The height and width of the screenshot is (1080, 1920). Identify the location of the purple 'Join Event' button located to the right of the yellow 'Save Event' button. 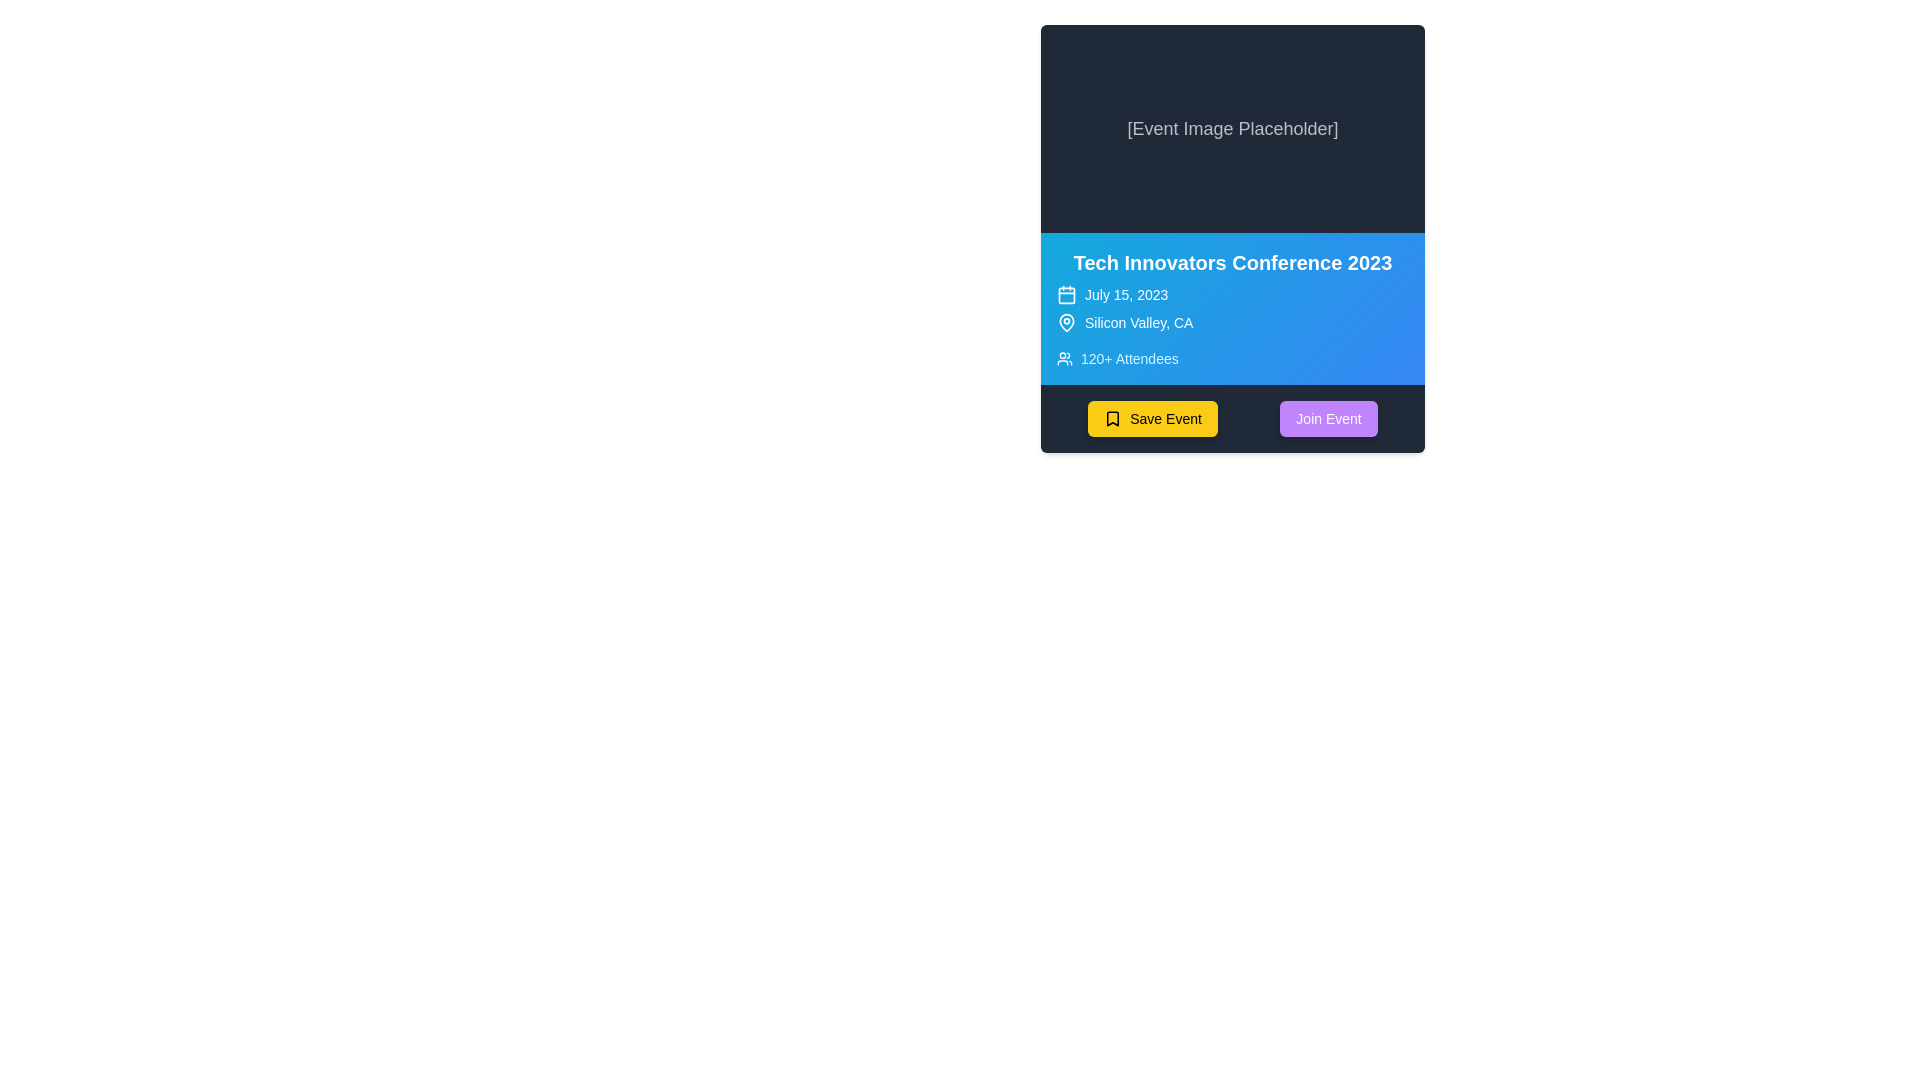
(1329, 418).